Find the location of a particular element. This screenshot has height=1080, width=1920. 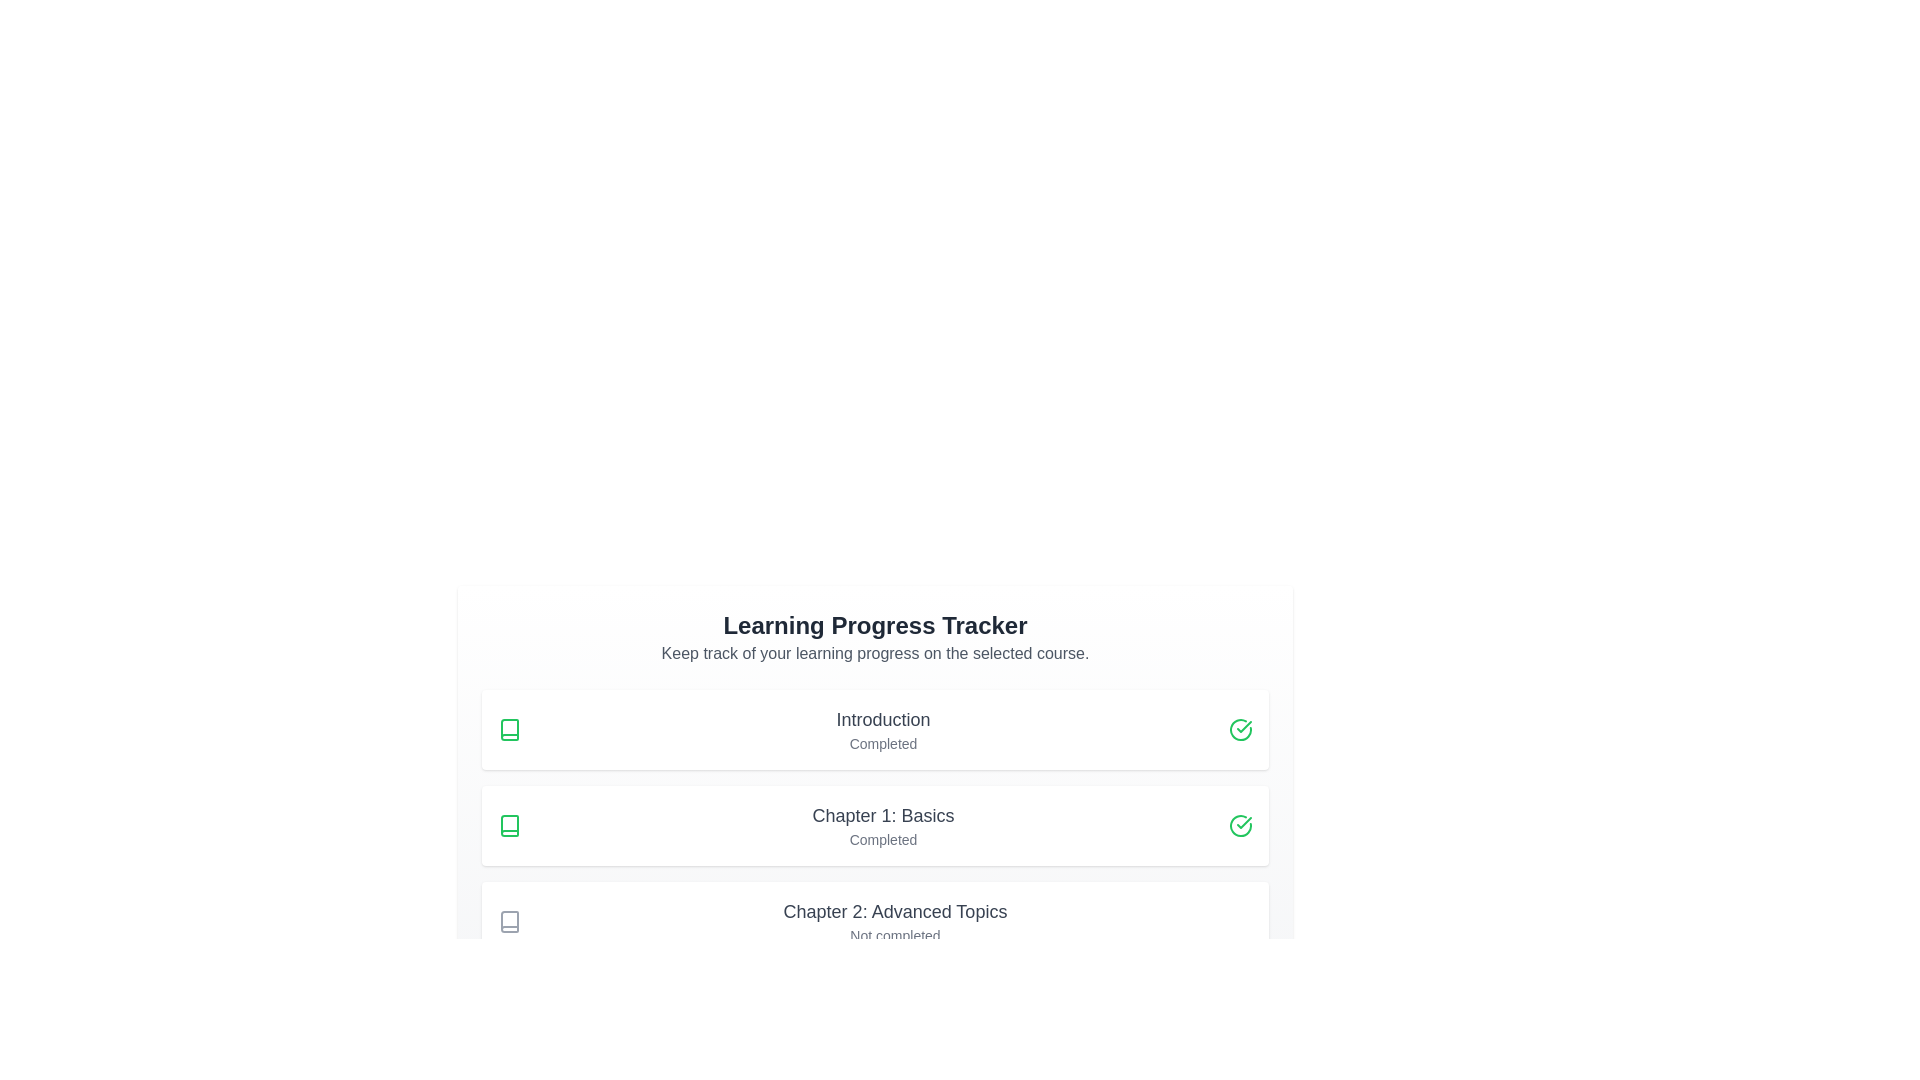

text from the 'Completed' label located directly below the 'Chapter 1: Basics' title, which is displayed in a small, gray font is located at coordinates (882, 840).